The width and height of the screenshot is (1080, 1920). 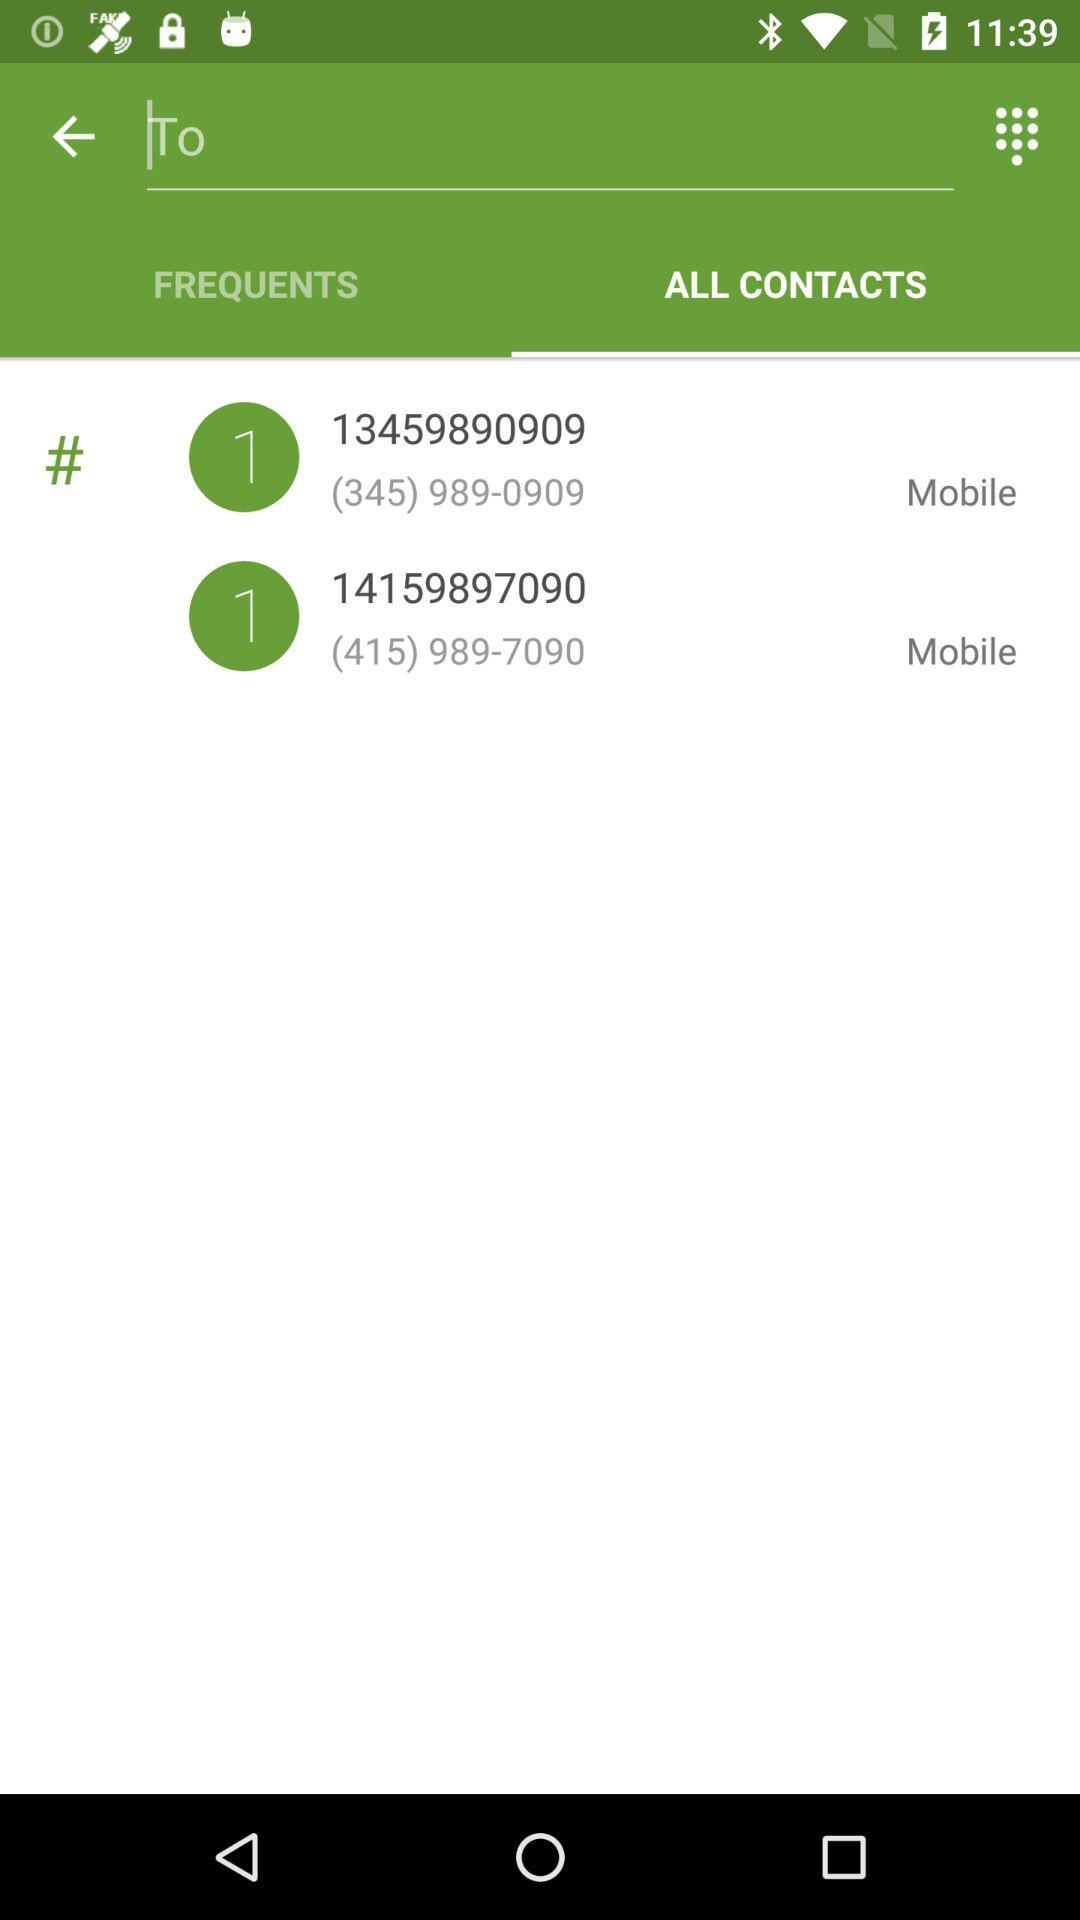 I want to click on the 13459890909, so click(x=458, y=431).